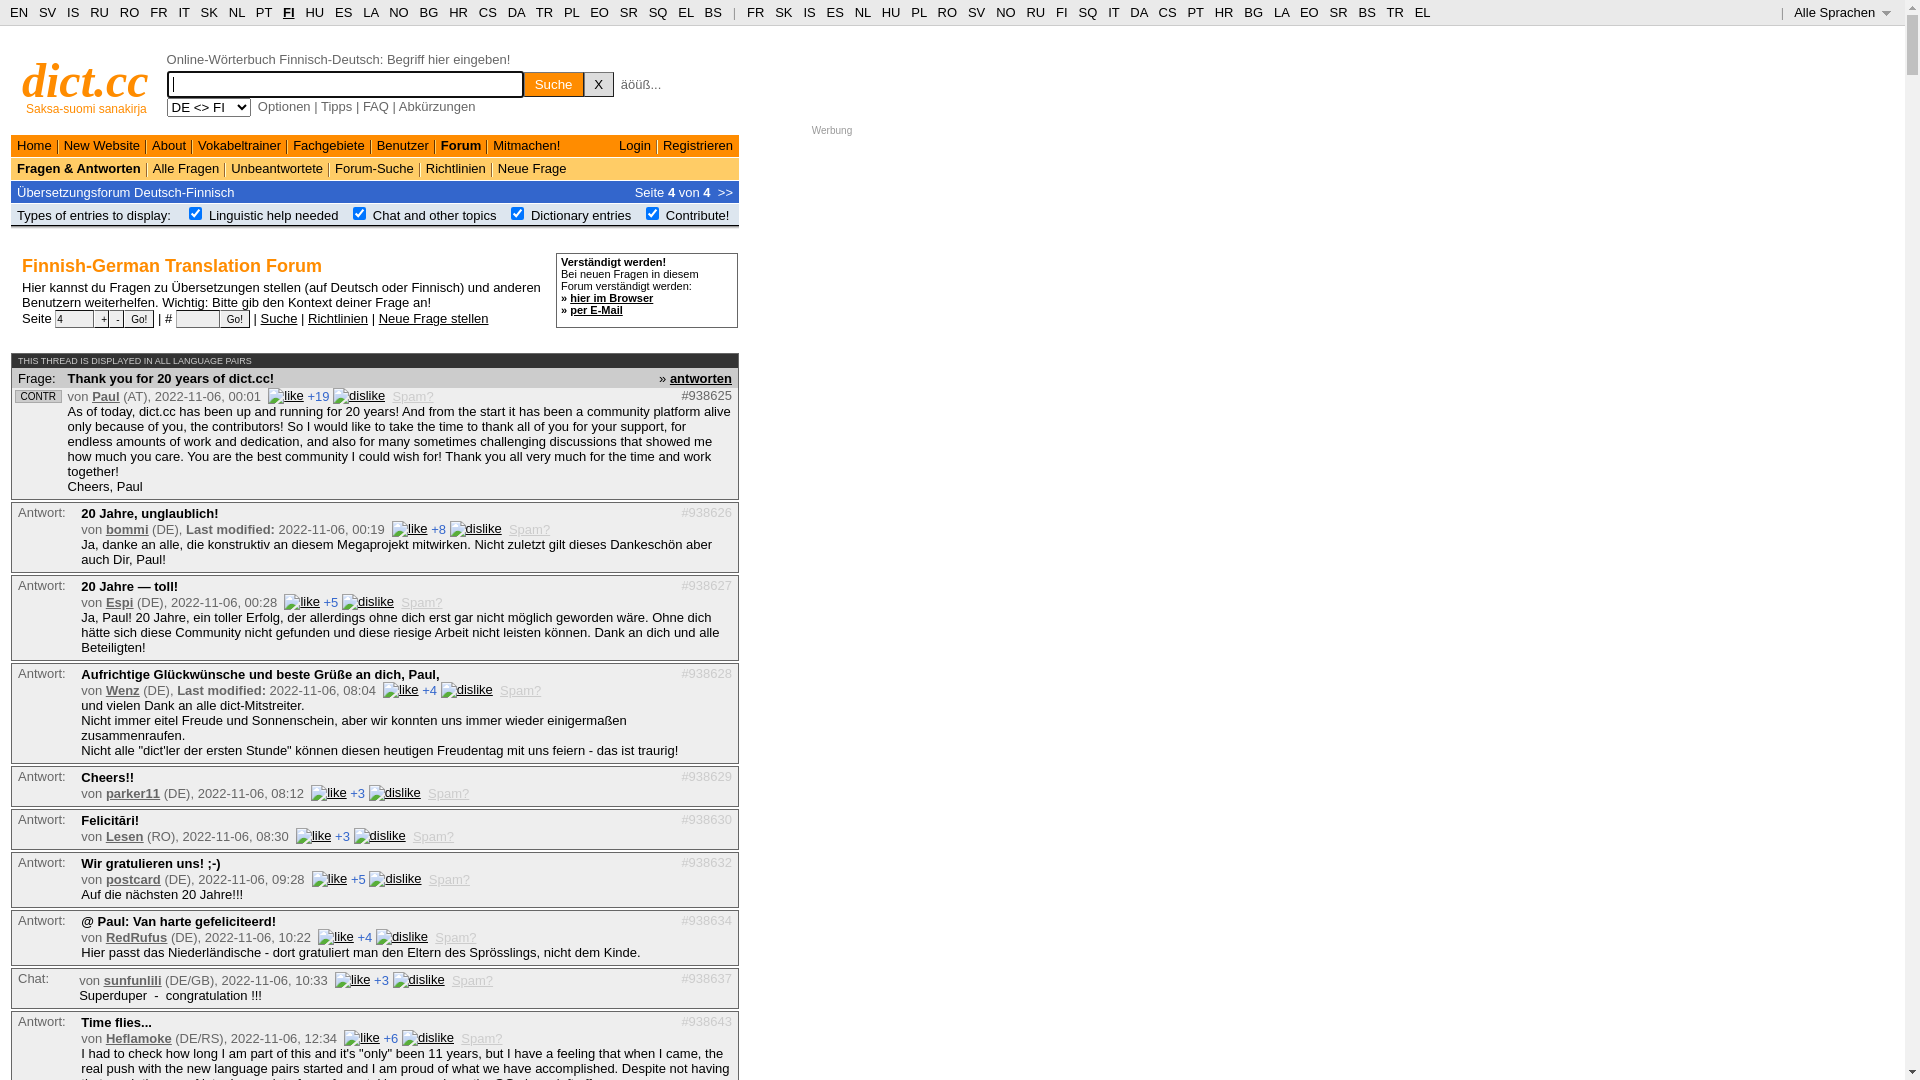 The image size is (1920, 1080). Describe the element at coordinates (118, 601) in the screenshot. I see `'Espi'` at that location.